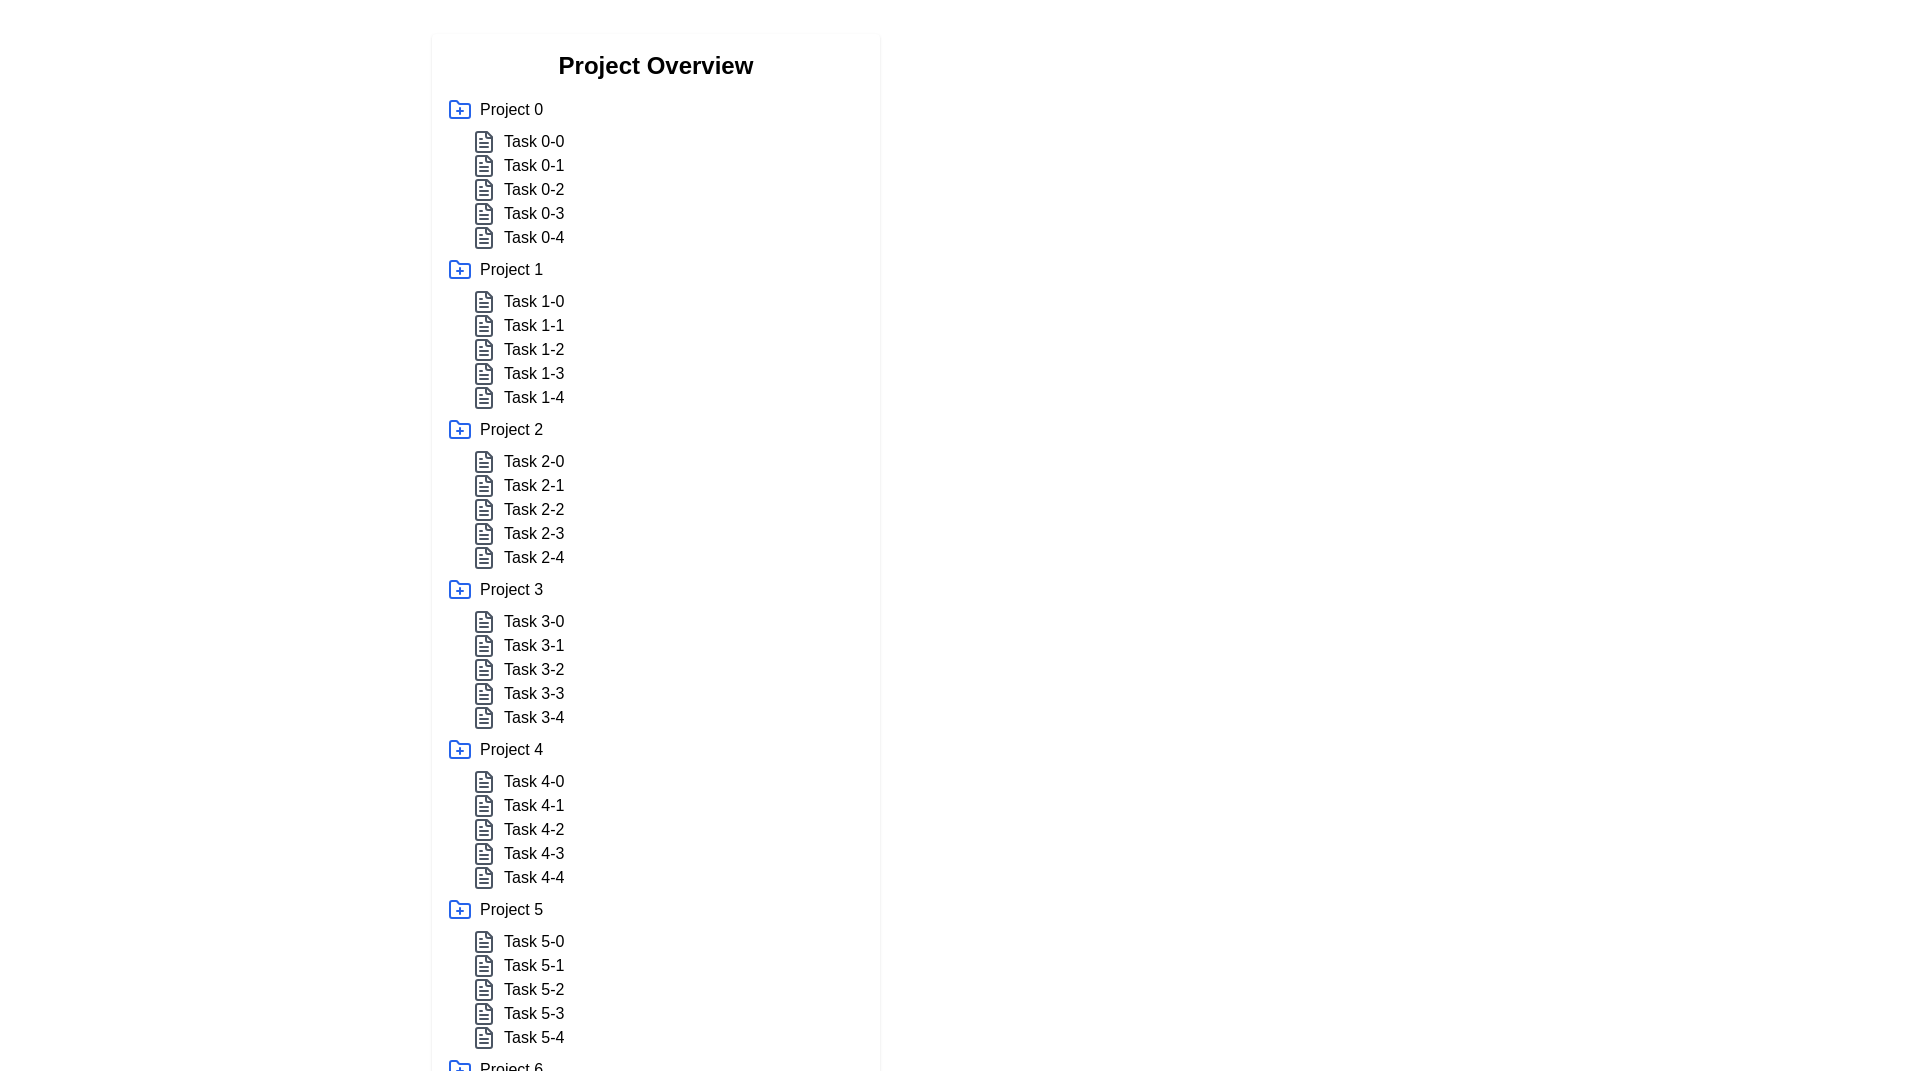 This screenshot has width=1920, height=1080. Describe the element at coordinates (484, 558) in the screenshot. I see `the file icon resembling a document, styled to match the layout and positioned near the label 'Task 2-3' in the third project group` at that location.